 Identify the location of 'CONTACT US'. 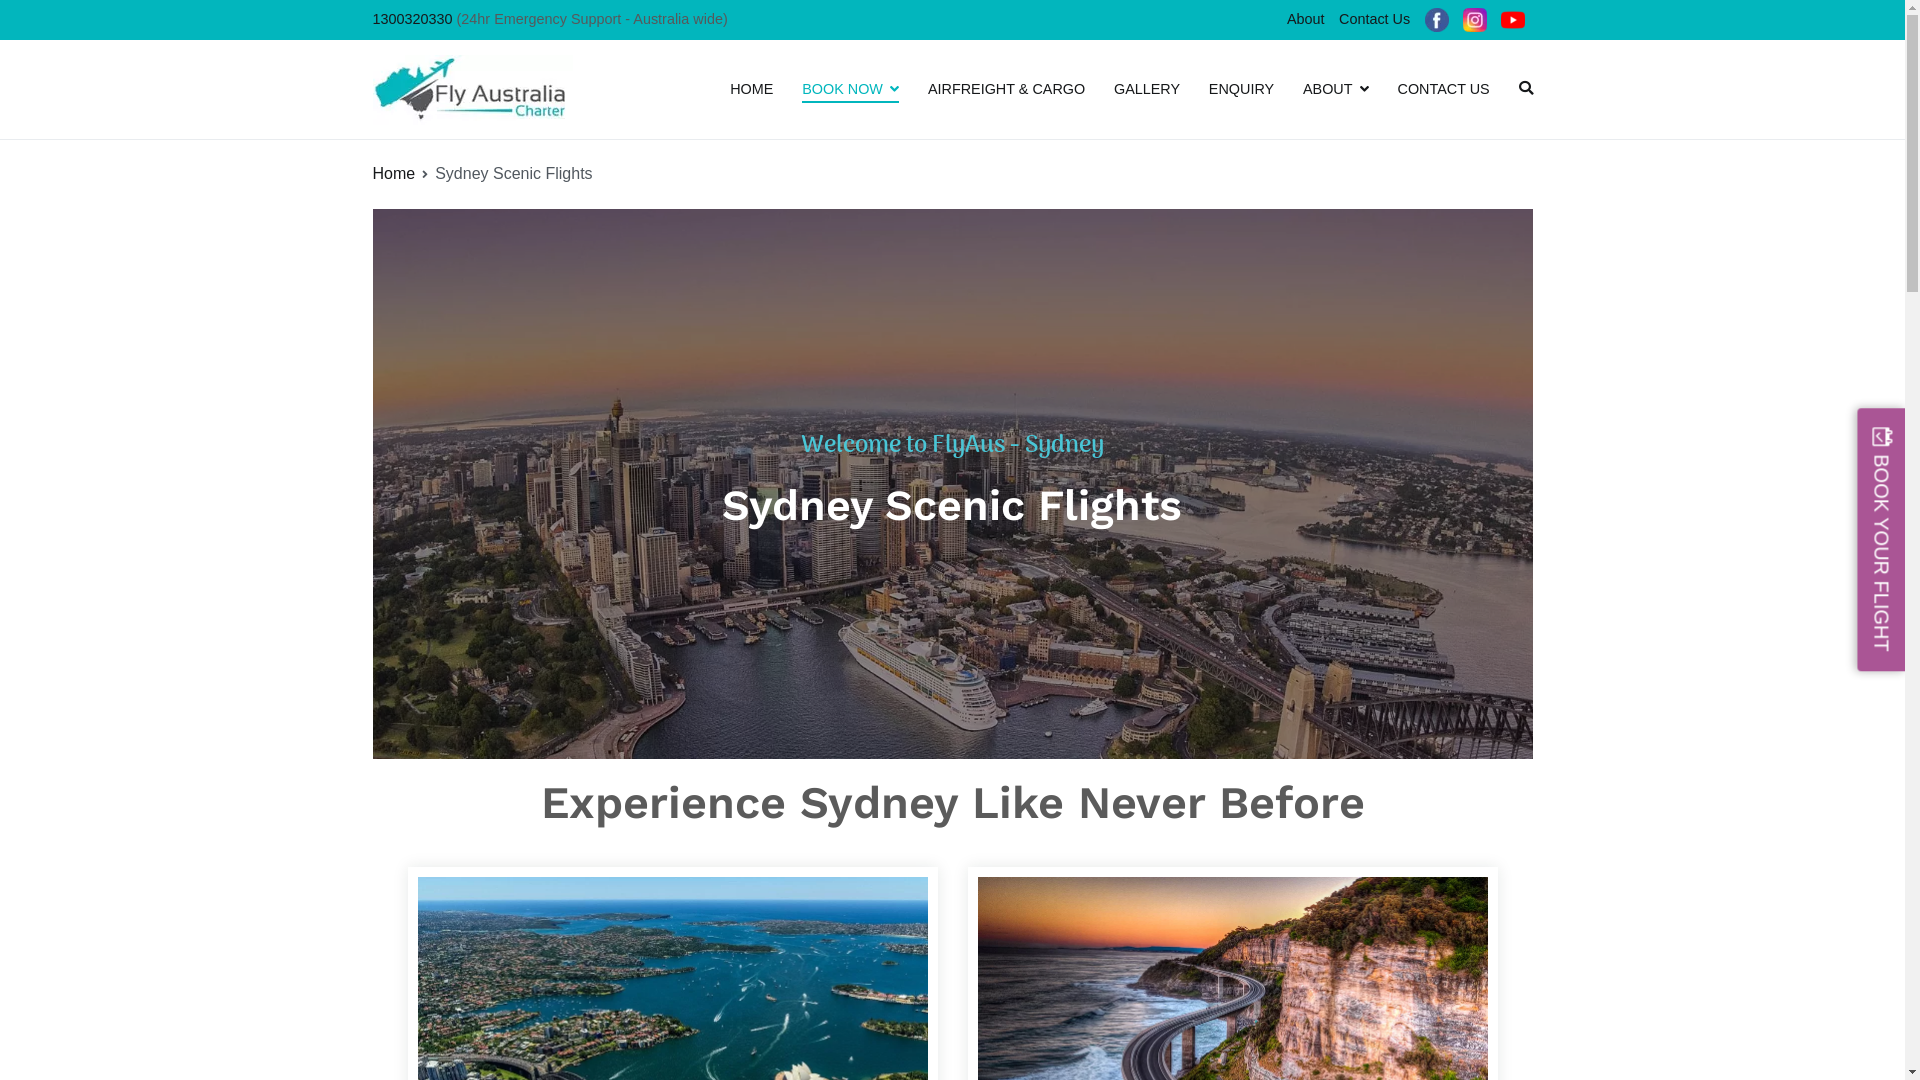
(1444, 88).